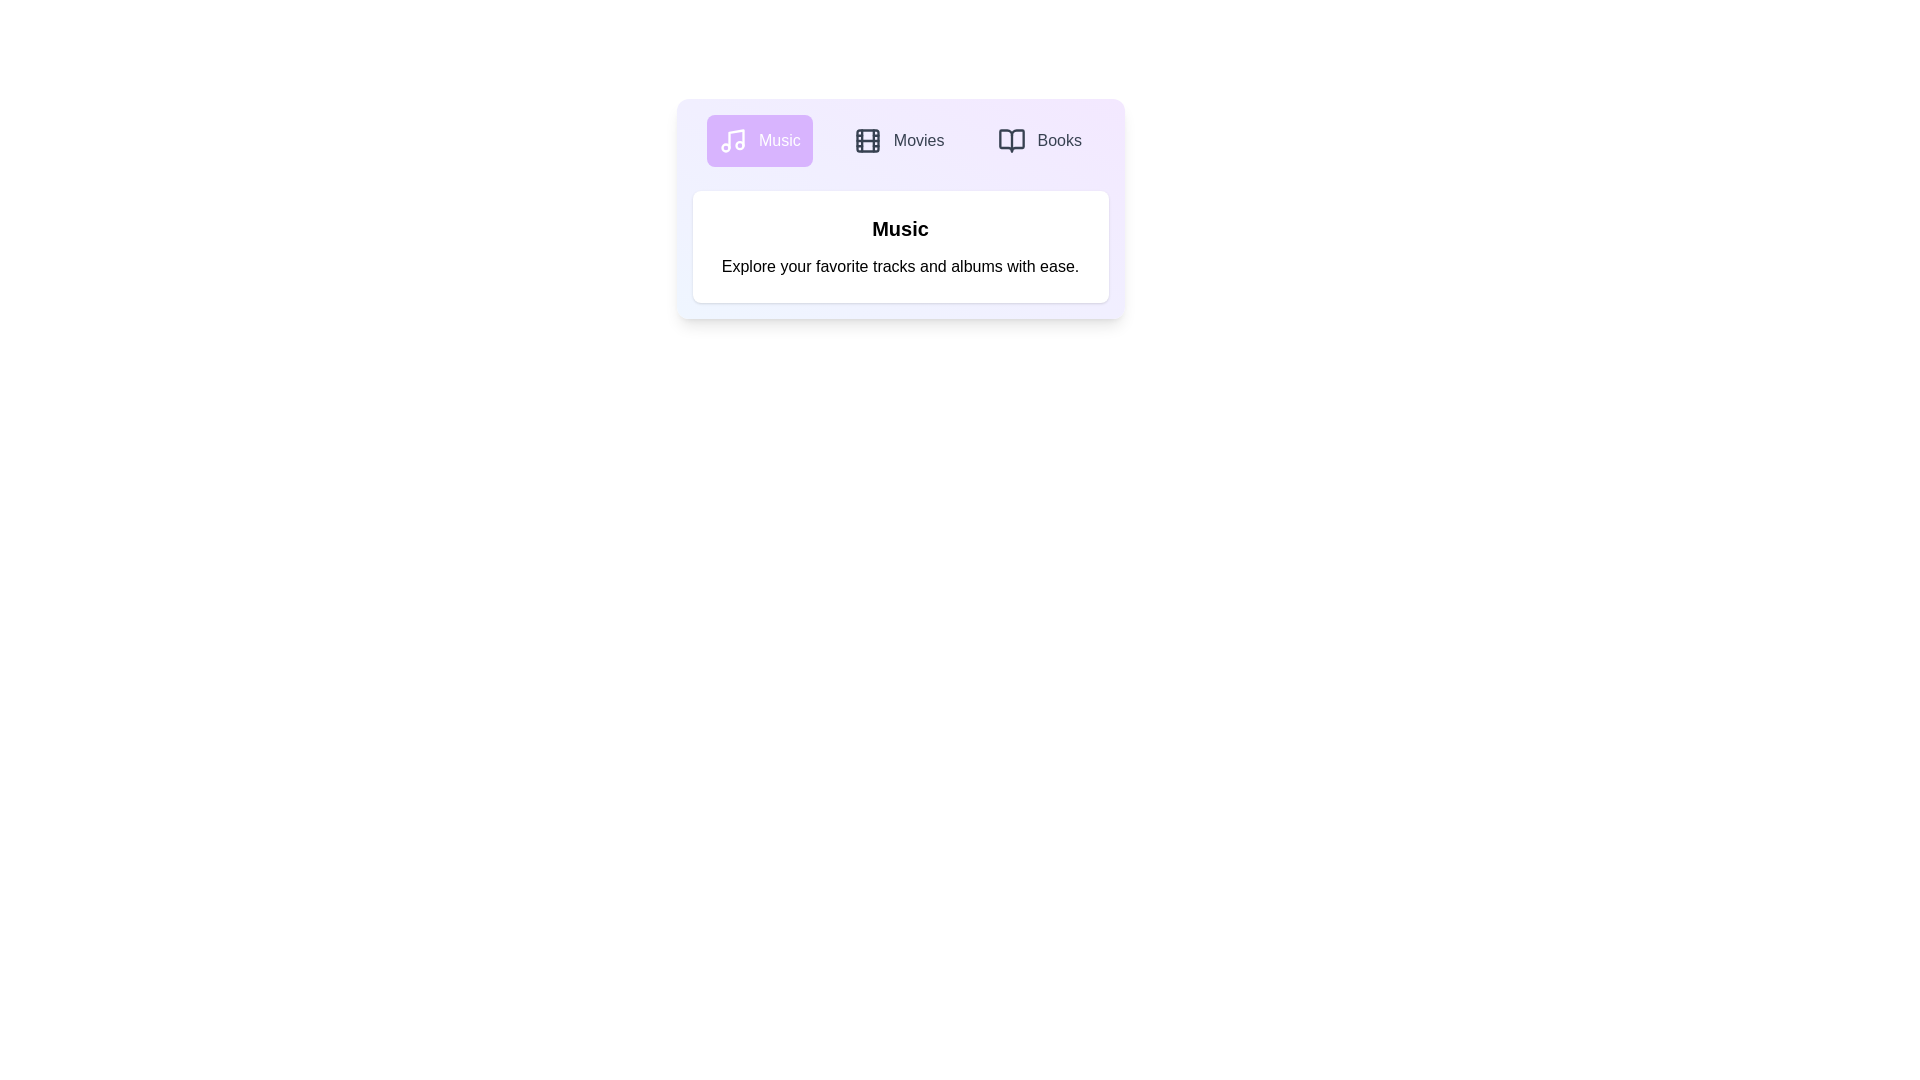  What do you see at coordinates (898, 140) in the screenshot?
I see `the Movies tab to view its content` at bounding box center [898, 140].